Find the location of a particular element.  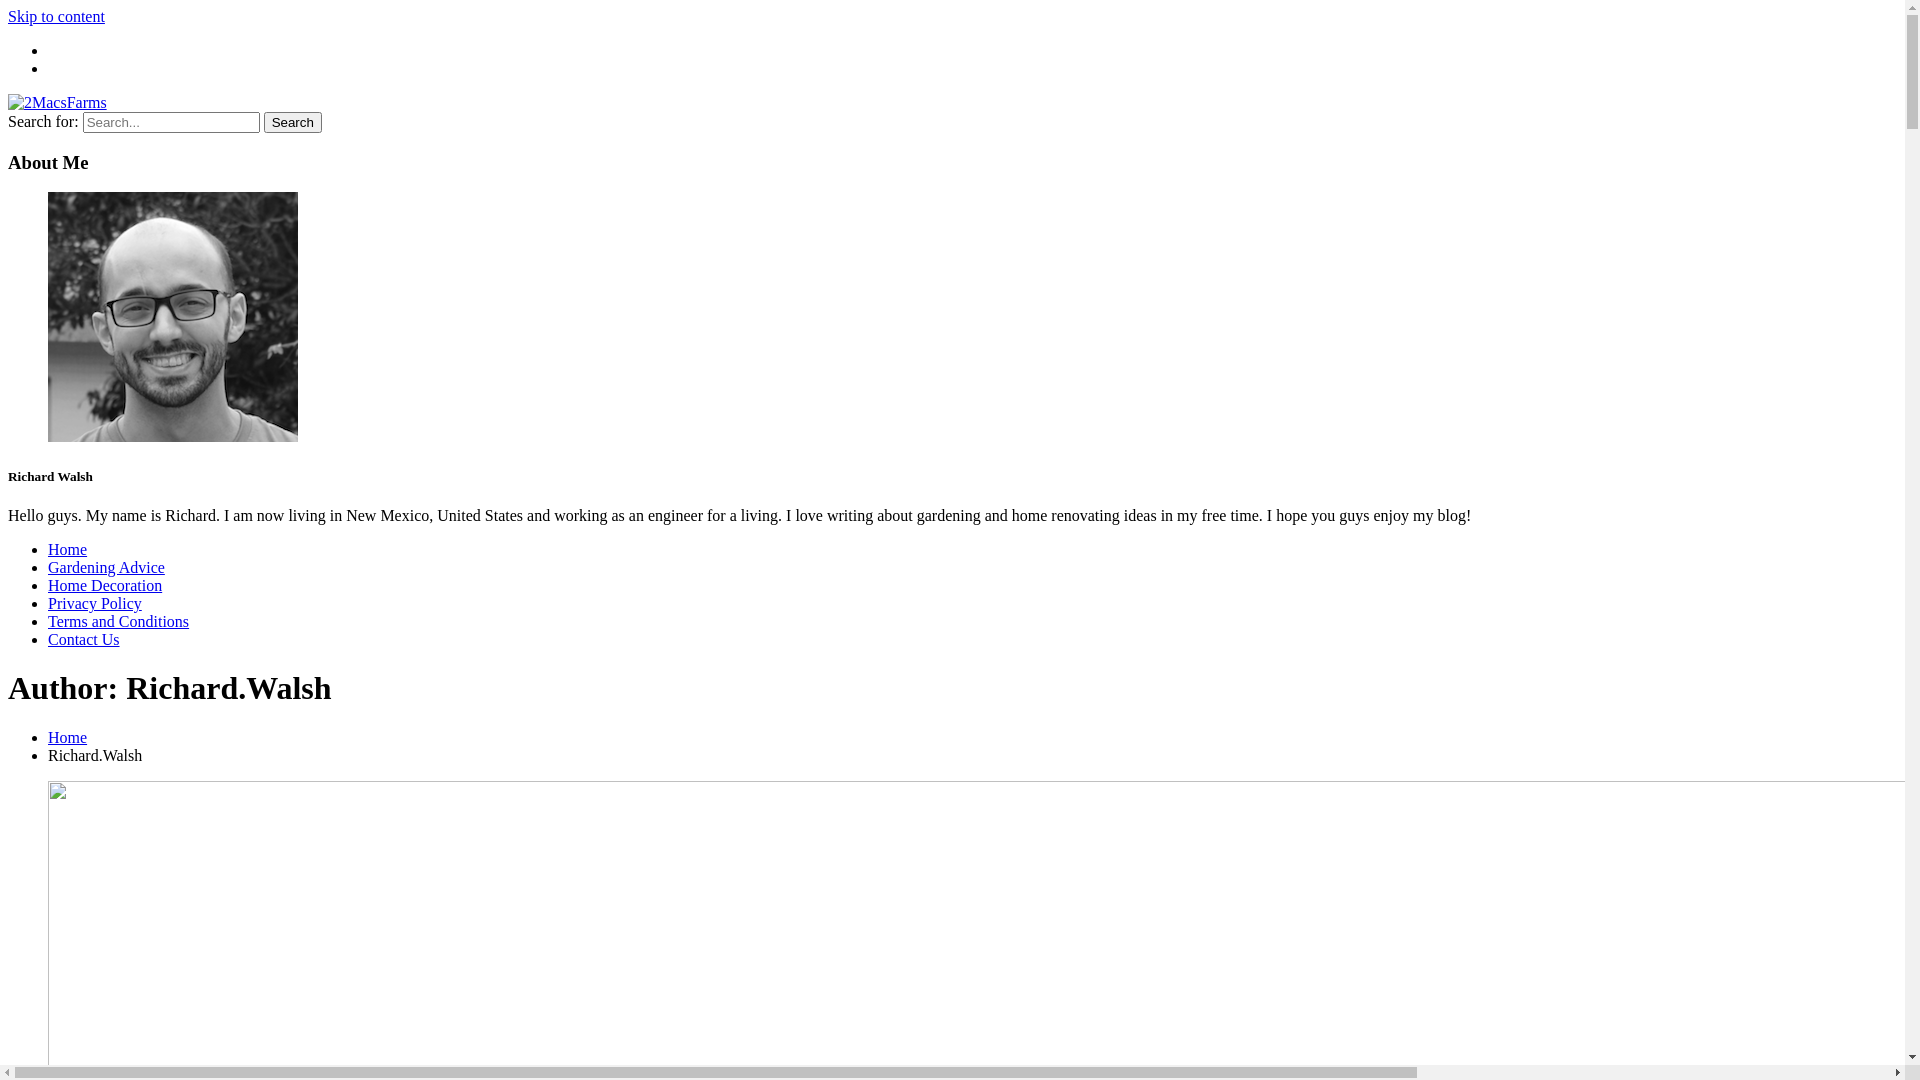

'Home' is located at coordinates (48, 737).